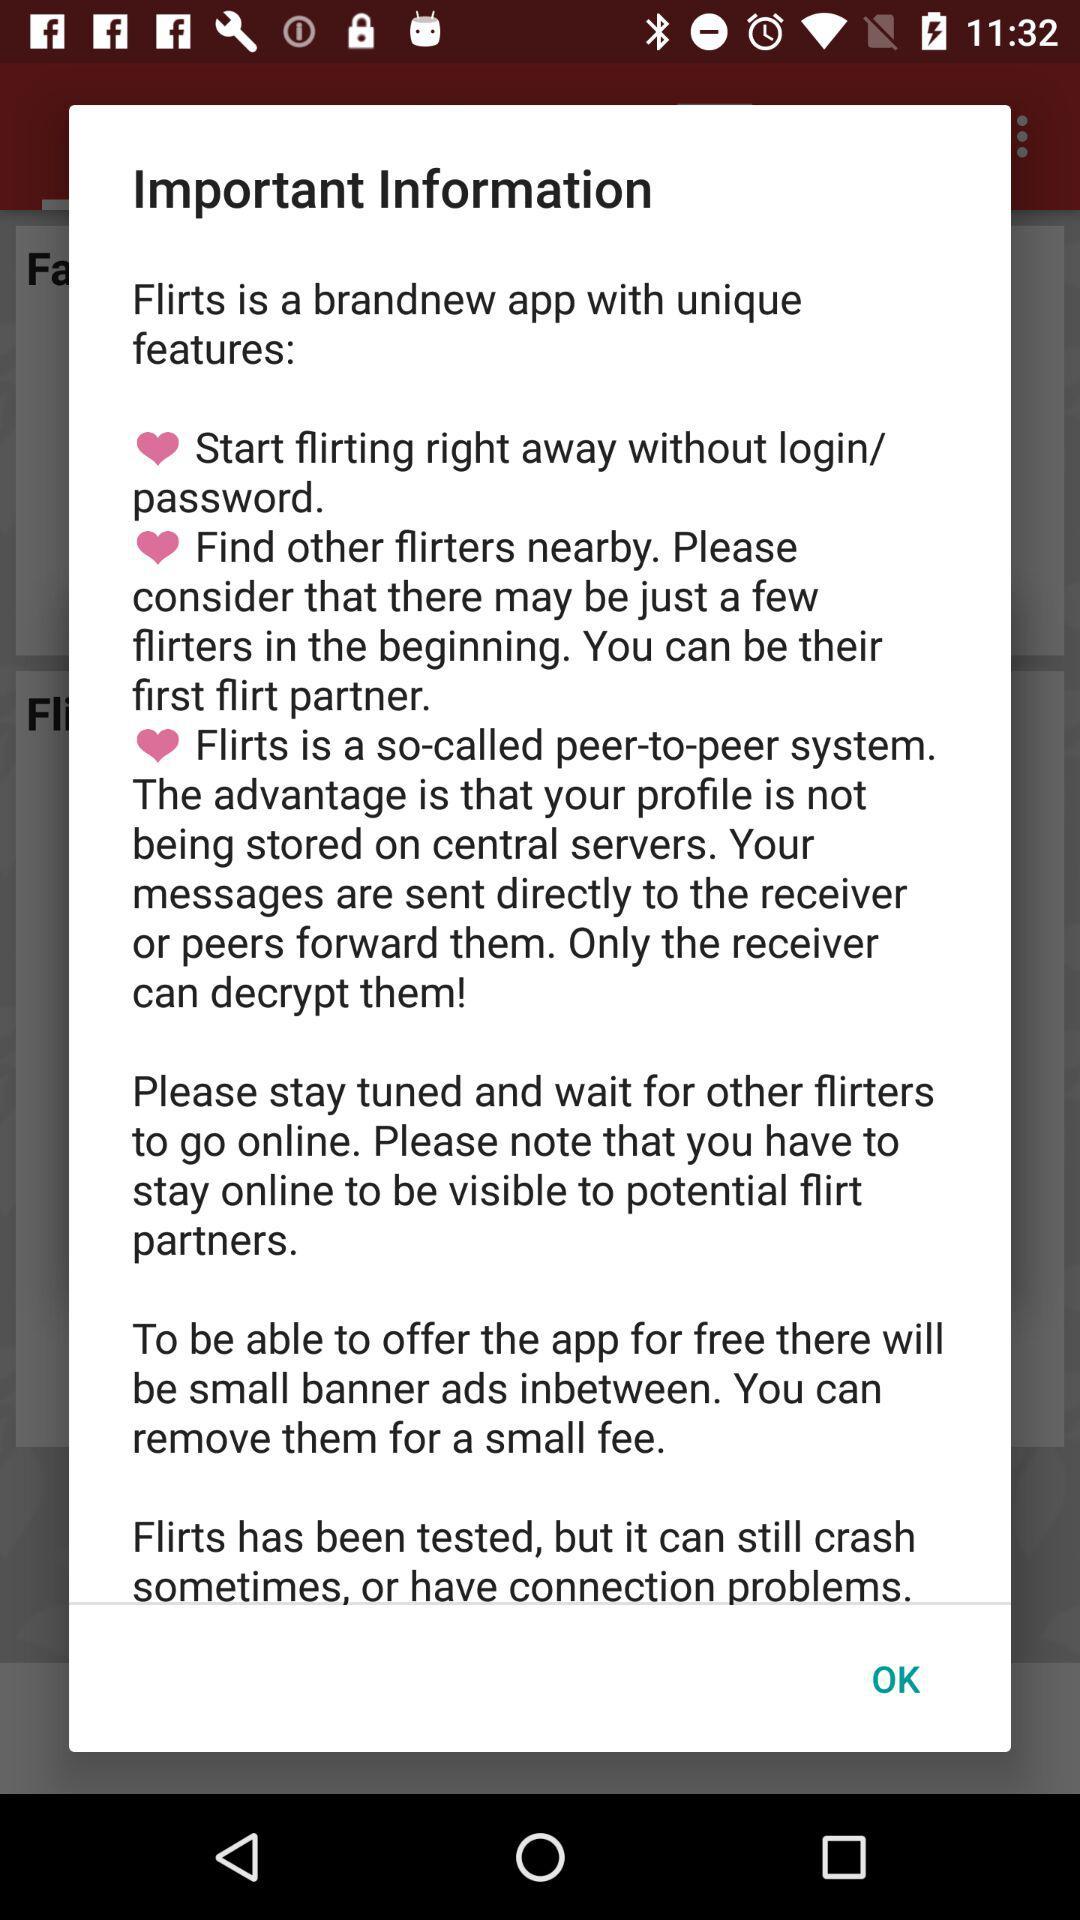 The width and height of the screenshot is (1080, 1920). What do you see at coordinates (894, 1678) in the screenshot?
I see `app below flirts is a app` at bounding box center [894, 1678].